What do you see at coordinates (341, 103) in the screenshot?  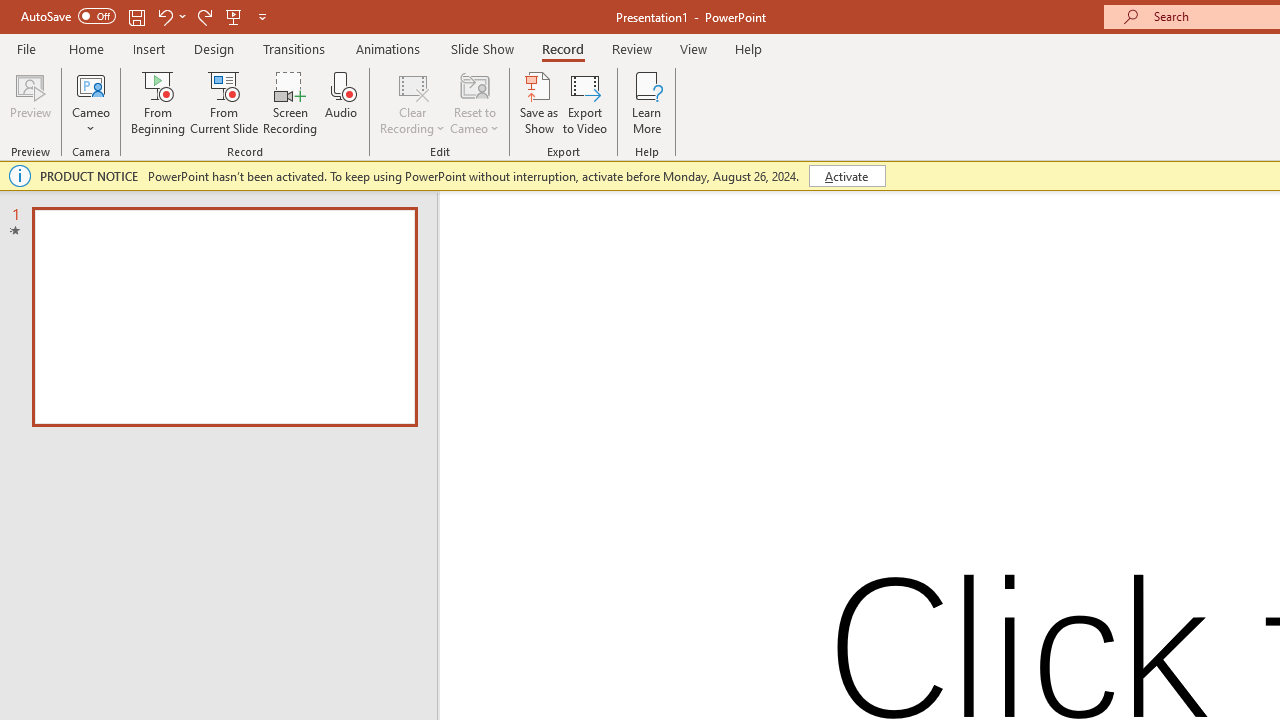 I see `'Audio'` at bounding box center [341, 103].